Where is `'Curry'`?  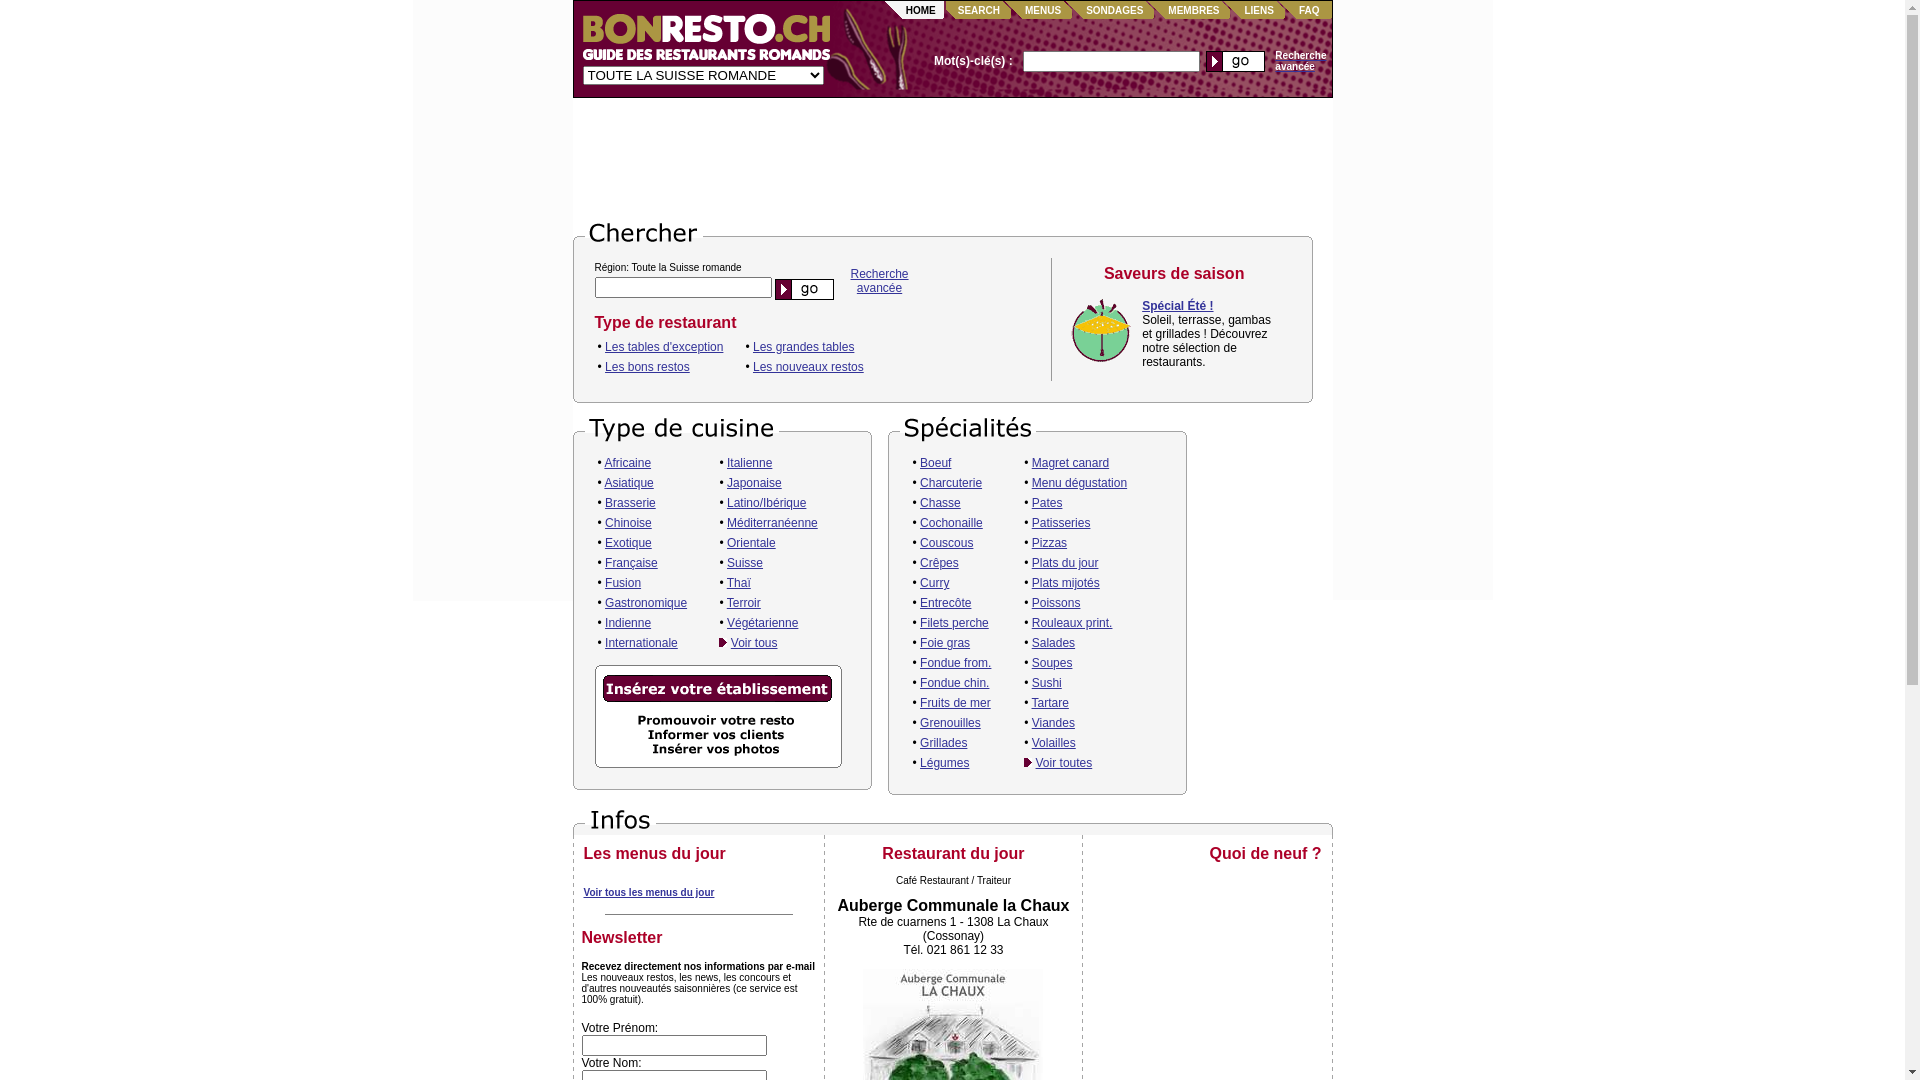
'Curry' is located at coordinates (933, 582).